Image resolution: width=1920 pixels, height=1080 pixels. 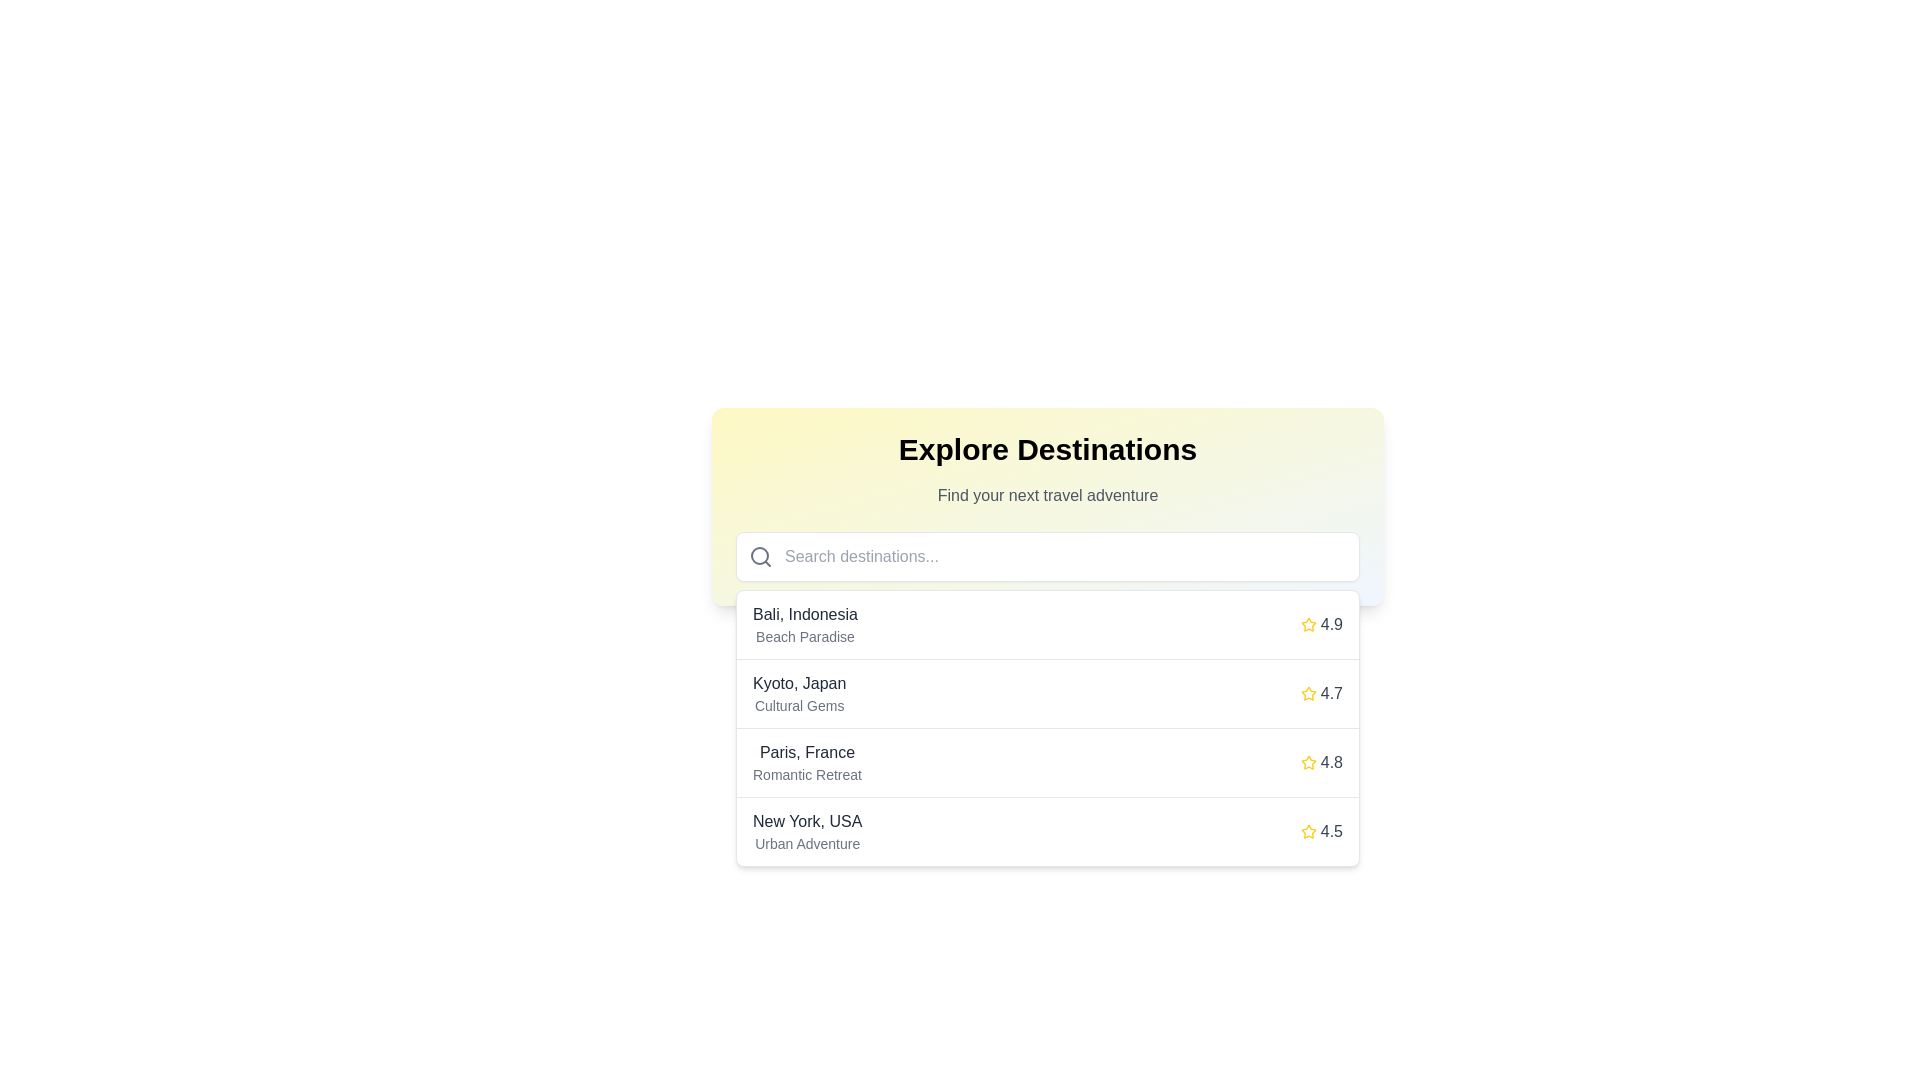 I want to click on the text label displaying 'Paris, France' which is styled in gray and positioned in the third row of the list of destinations, so click(x=807, y=752).